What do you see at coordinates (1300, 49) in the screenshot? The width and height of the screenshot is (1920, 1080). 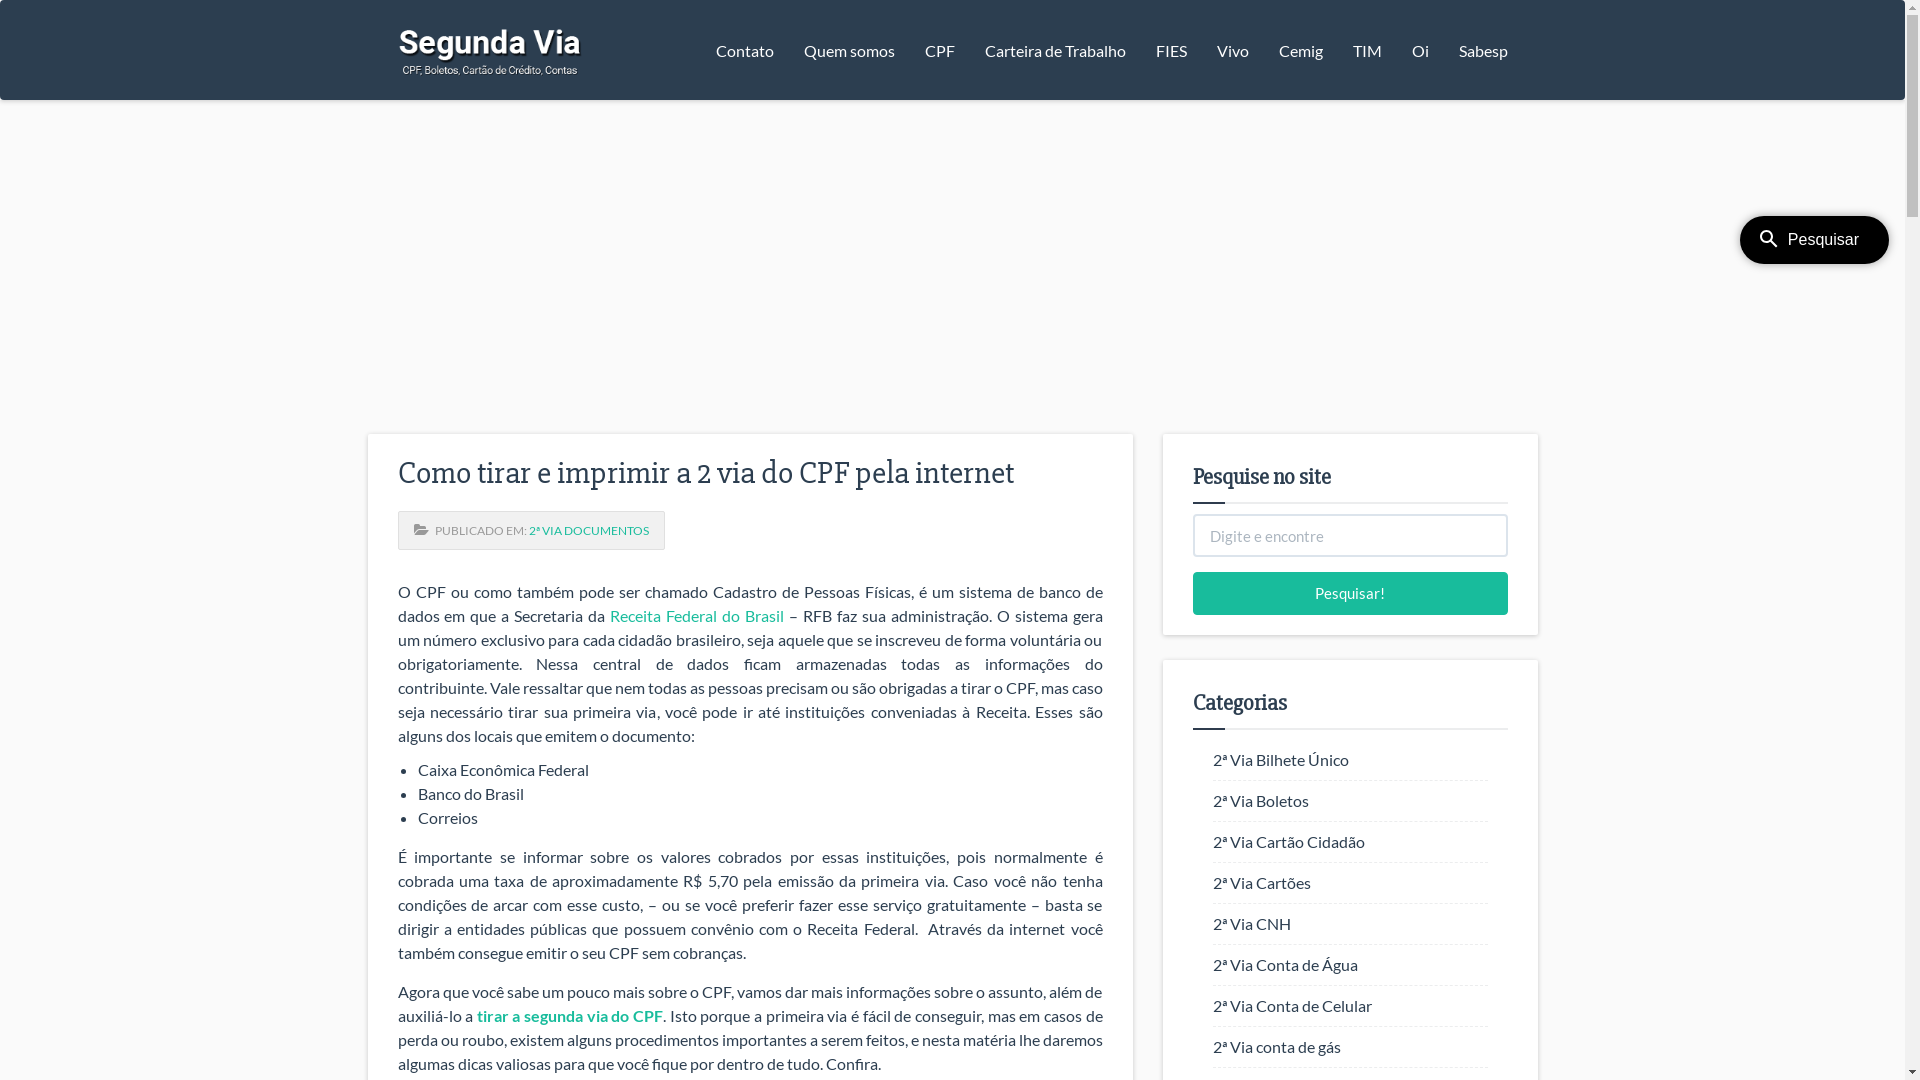 I see `'Cemig'` at bounding box center [1300, 49].